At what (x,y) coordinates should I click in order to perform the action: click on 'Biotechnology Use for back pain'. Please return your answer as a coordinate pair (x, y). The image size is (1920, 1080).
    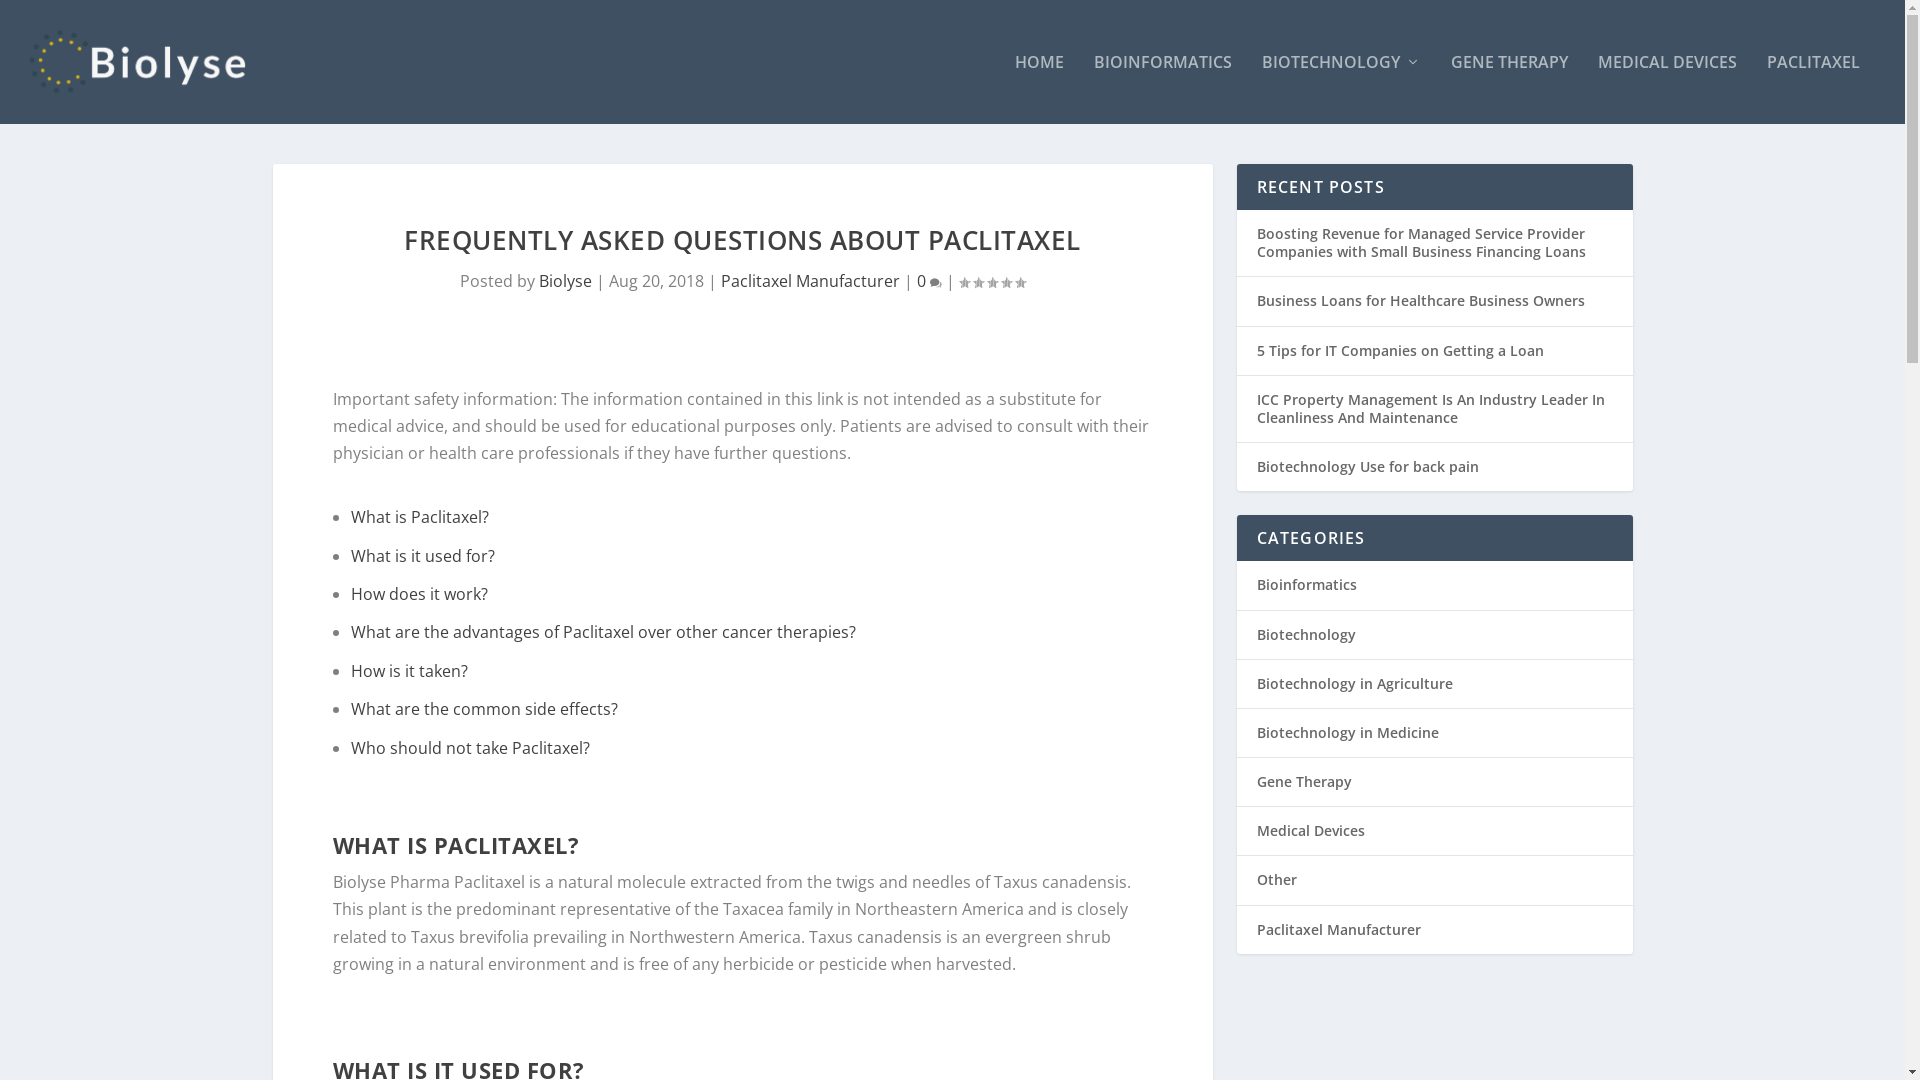
    Looking at the image, I should click on (1366, 466).